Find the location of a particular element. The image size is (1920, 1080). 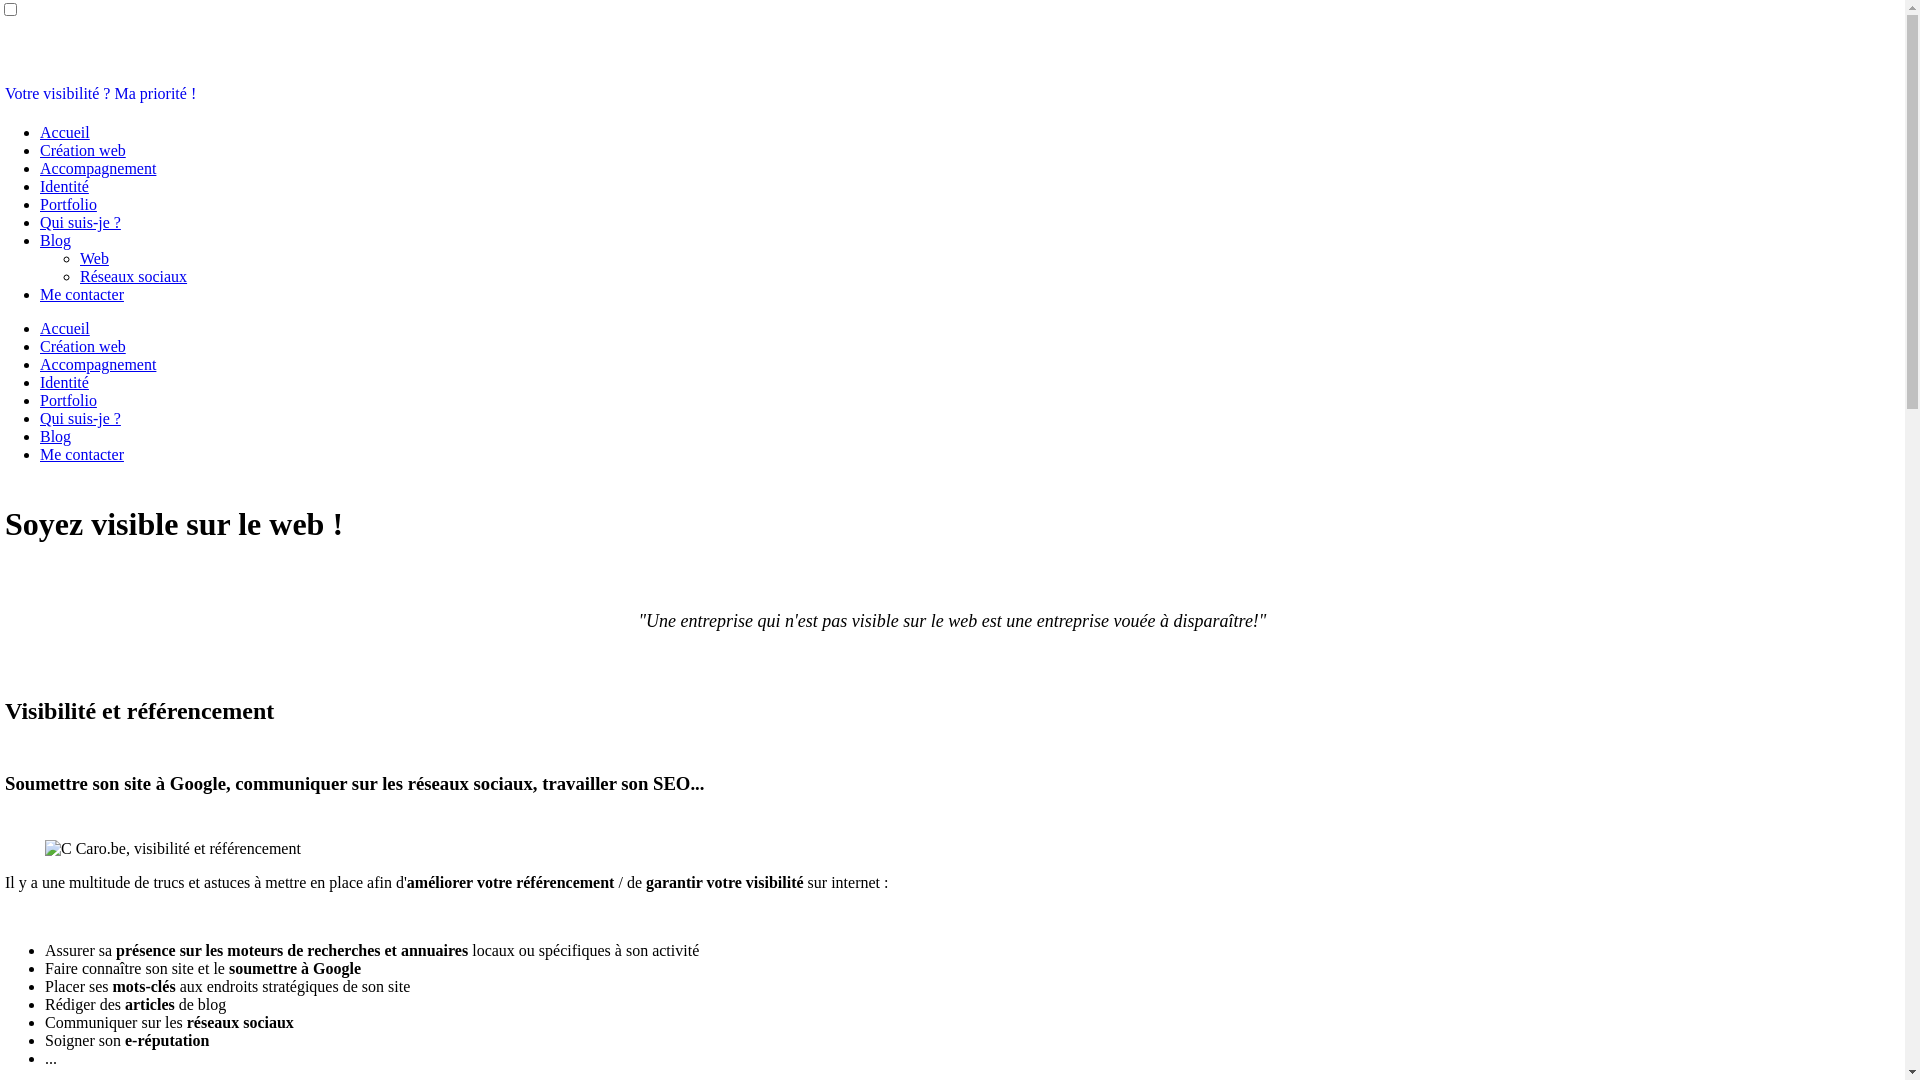

'Blog' is located at coordinates (55, 239).